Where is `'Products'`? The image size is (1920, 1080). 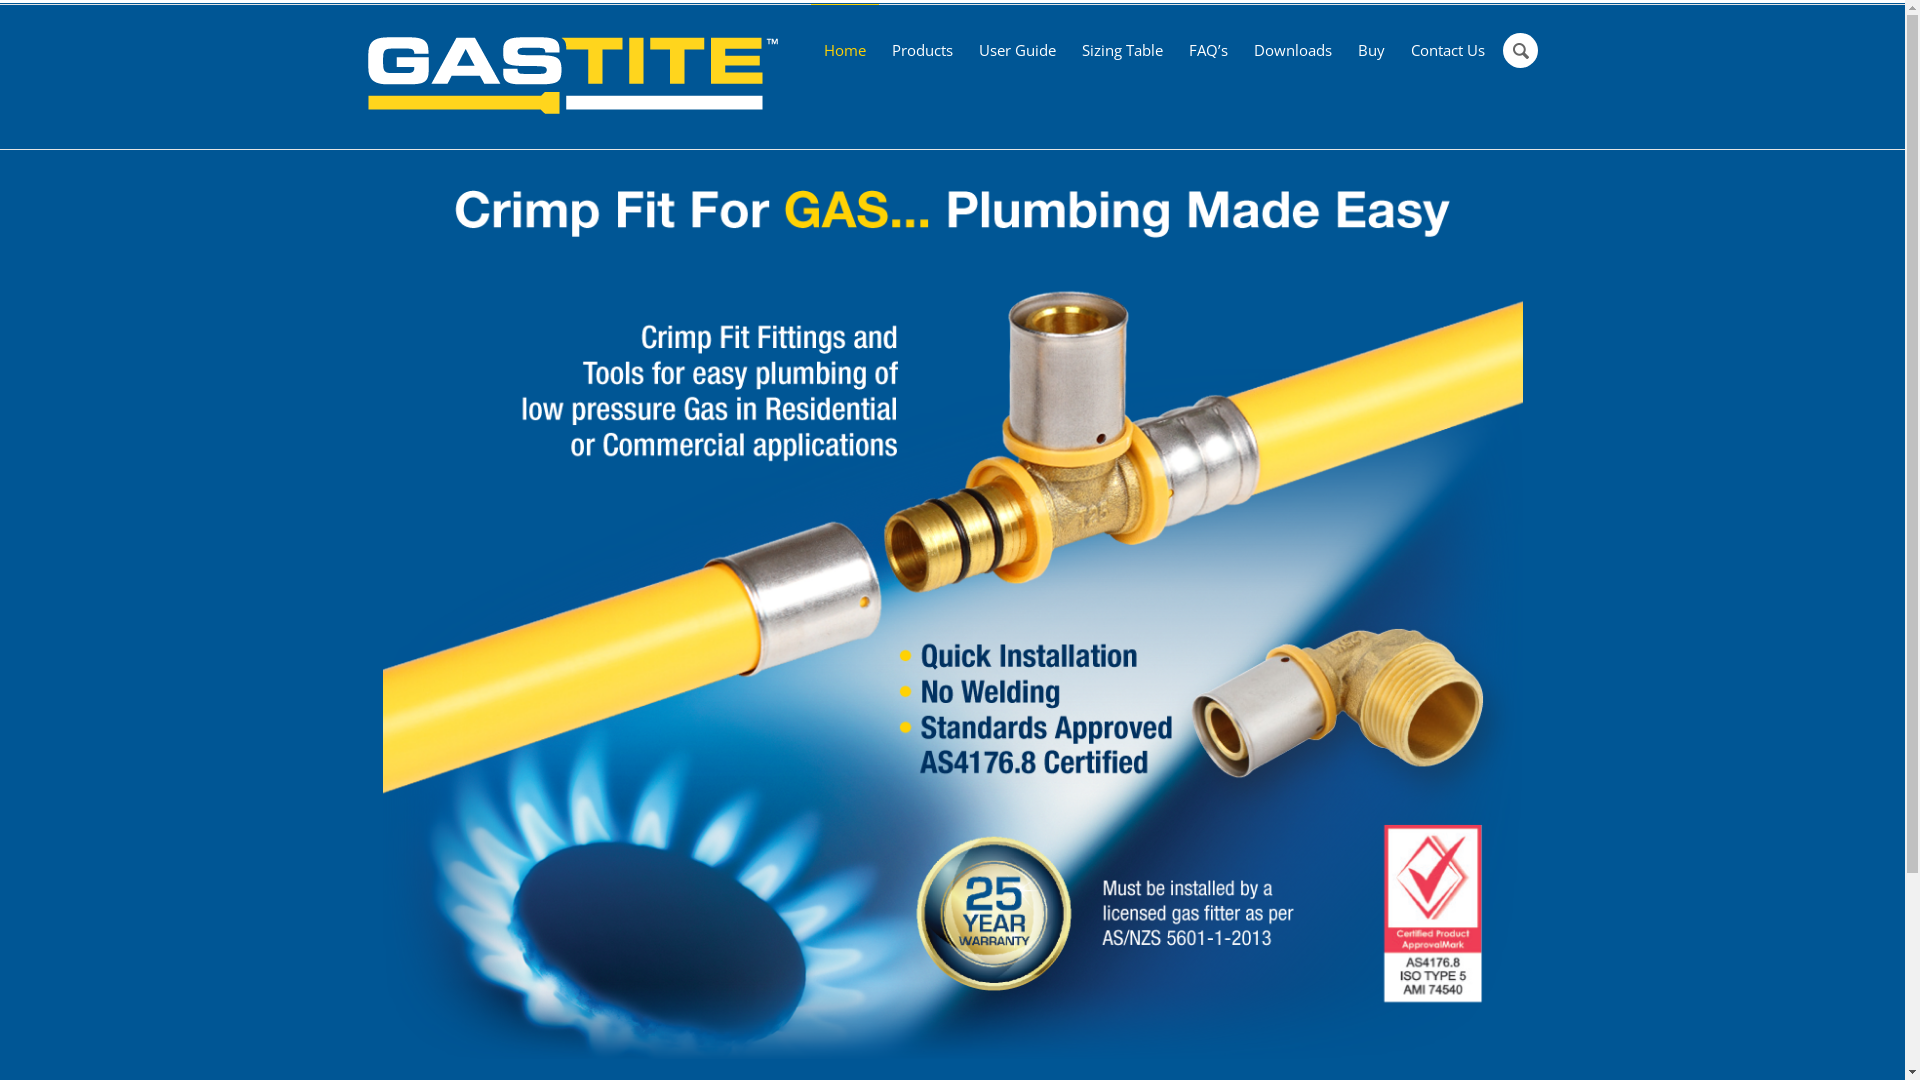 'Products' is located at coordinates (878, 45).